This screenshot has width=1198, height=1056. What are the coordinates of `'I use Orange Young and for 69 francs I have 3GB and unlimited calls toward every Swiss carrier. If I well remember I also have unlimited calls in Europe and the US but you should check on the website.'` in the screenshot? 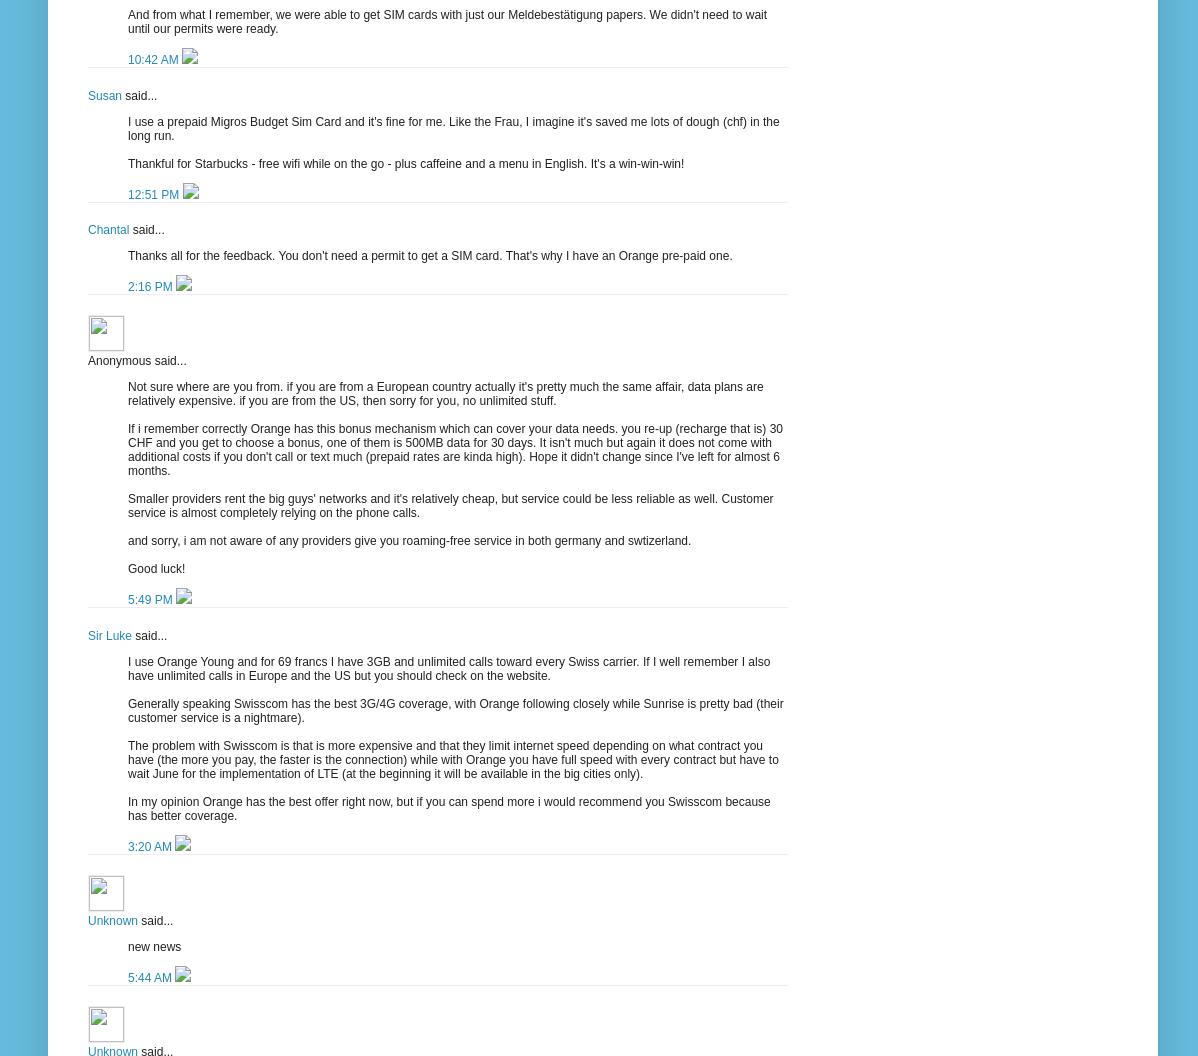 It's located at (449, 668).